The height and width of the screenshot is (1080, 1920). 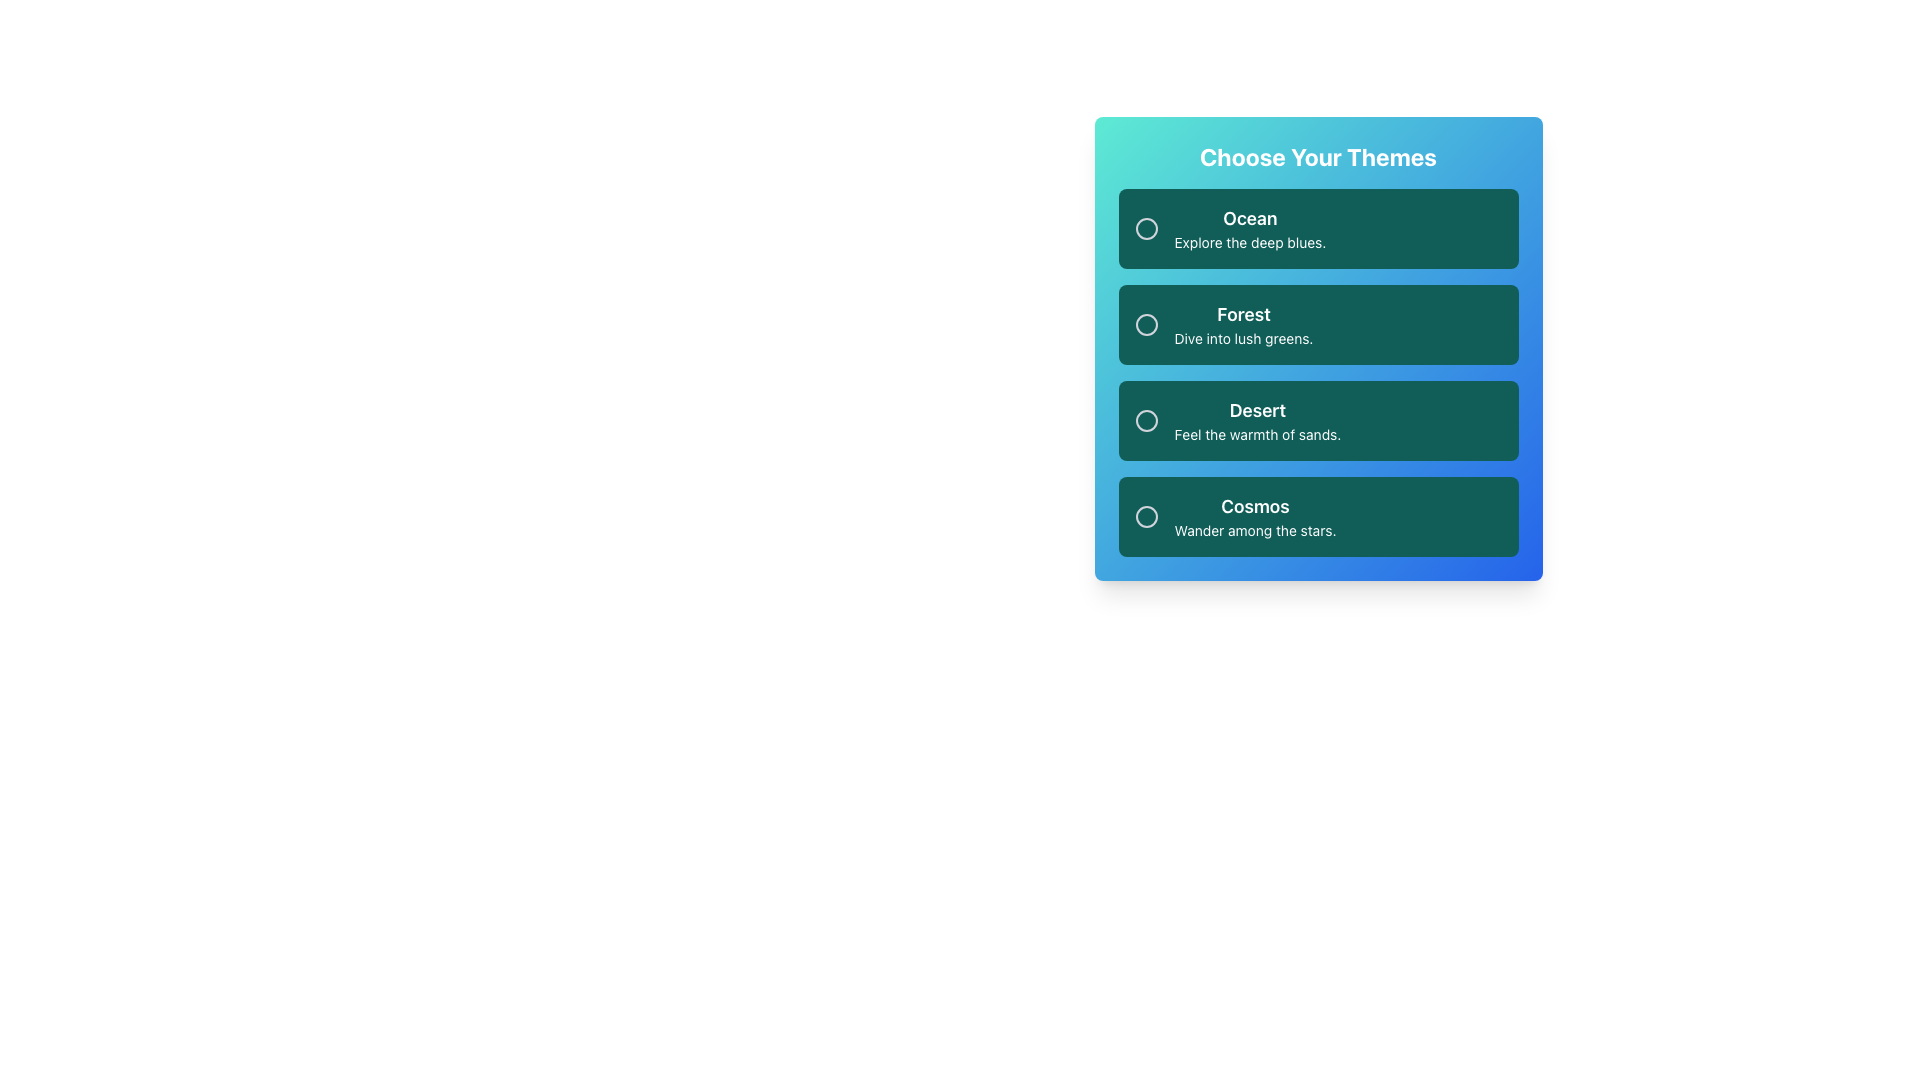 What do you see at coordinates (1249, 227) in the screenshot?
I see `the first selectable option in the 'Choose Your Themes' panel, which allows users to choose the 'Ocean' theme` at bounding box center [1249, 227].